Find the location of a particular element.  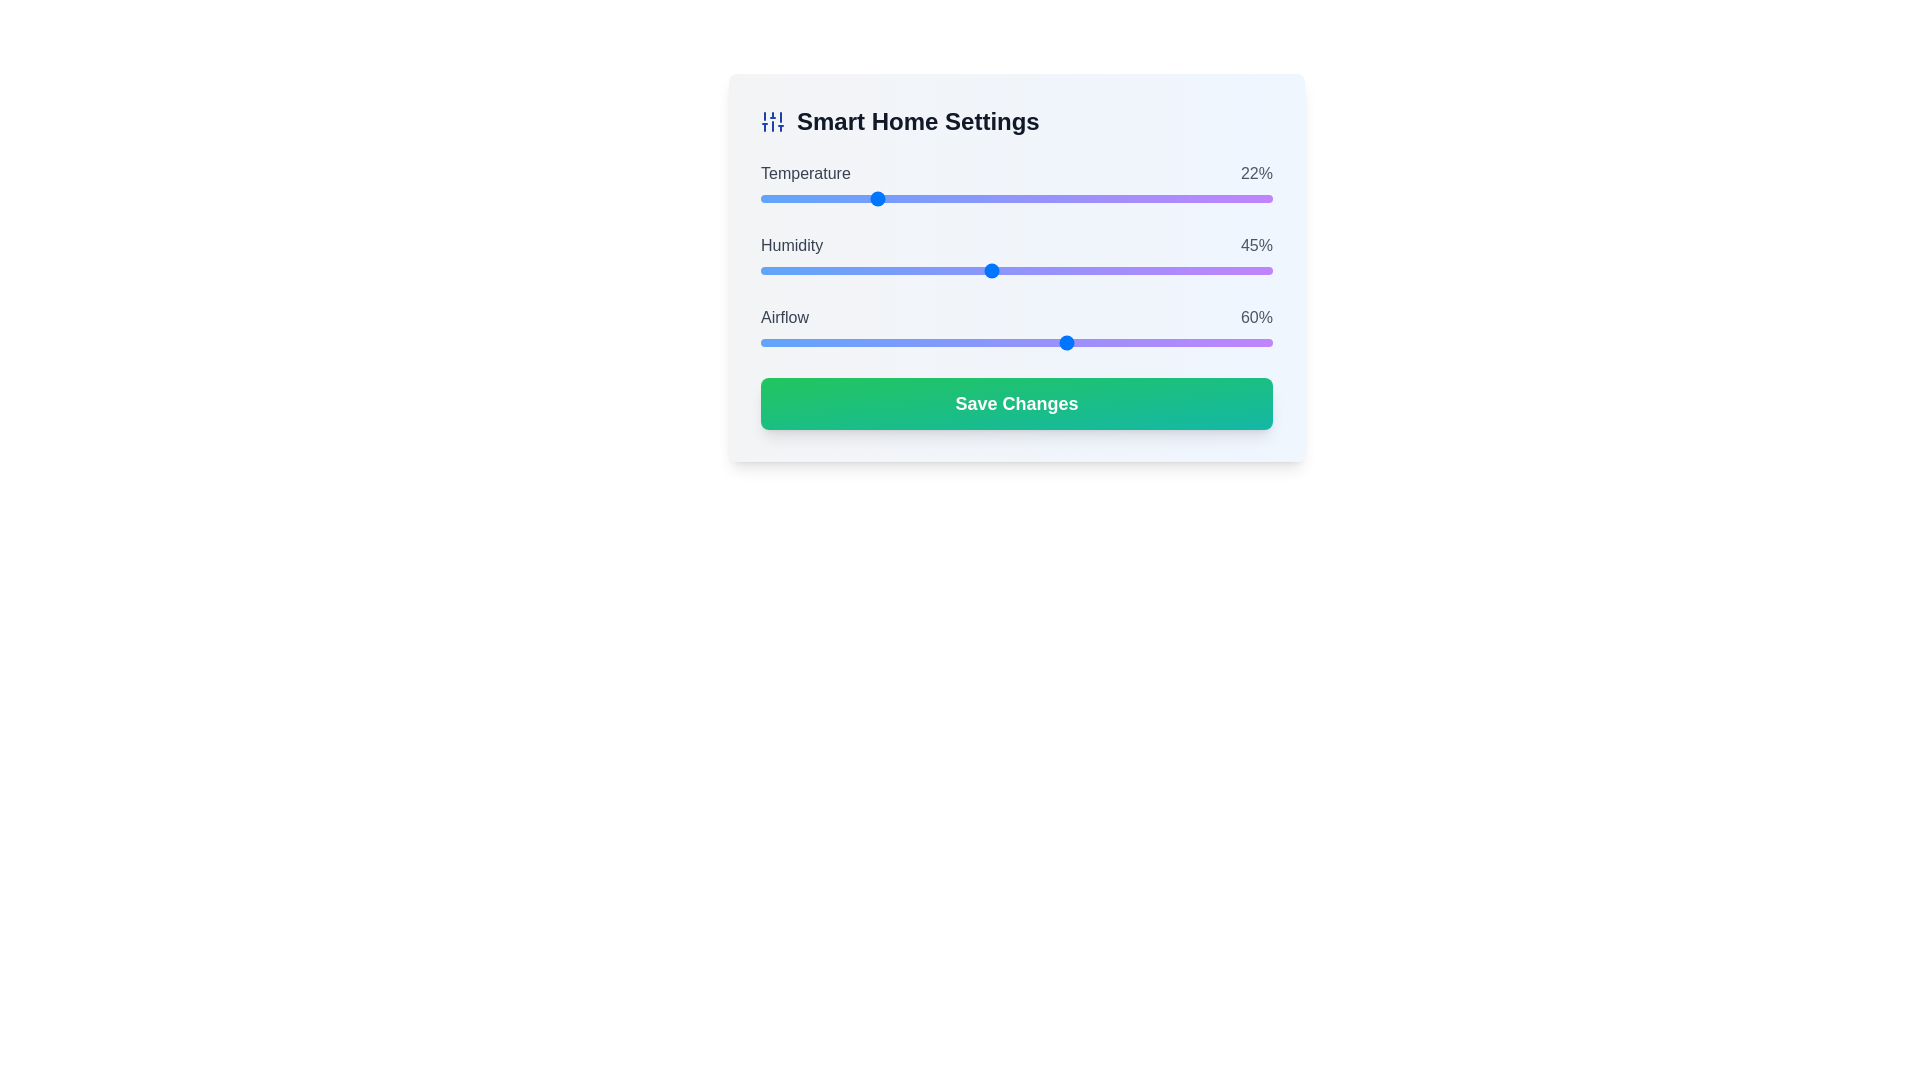

the text label displaying '22%' in gray color, located in the top-right corner next to the label 'Temperature' is located at coordinates (1256, 172).